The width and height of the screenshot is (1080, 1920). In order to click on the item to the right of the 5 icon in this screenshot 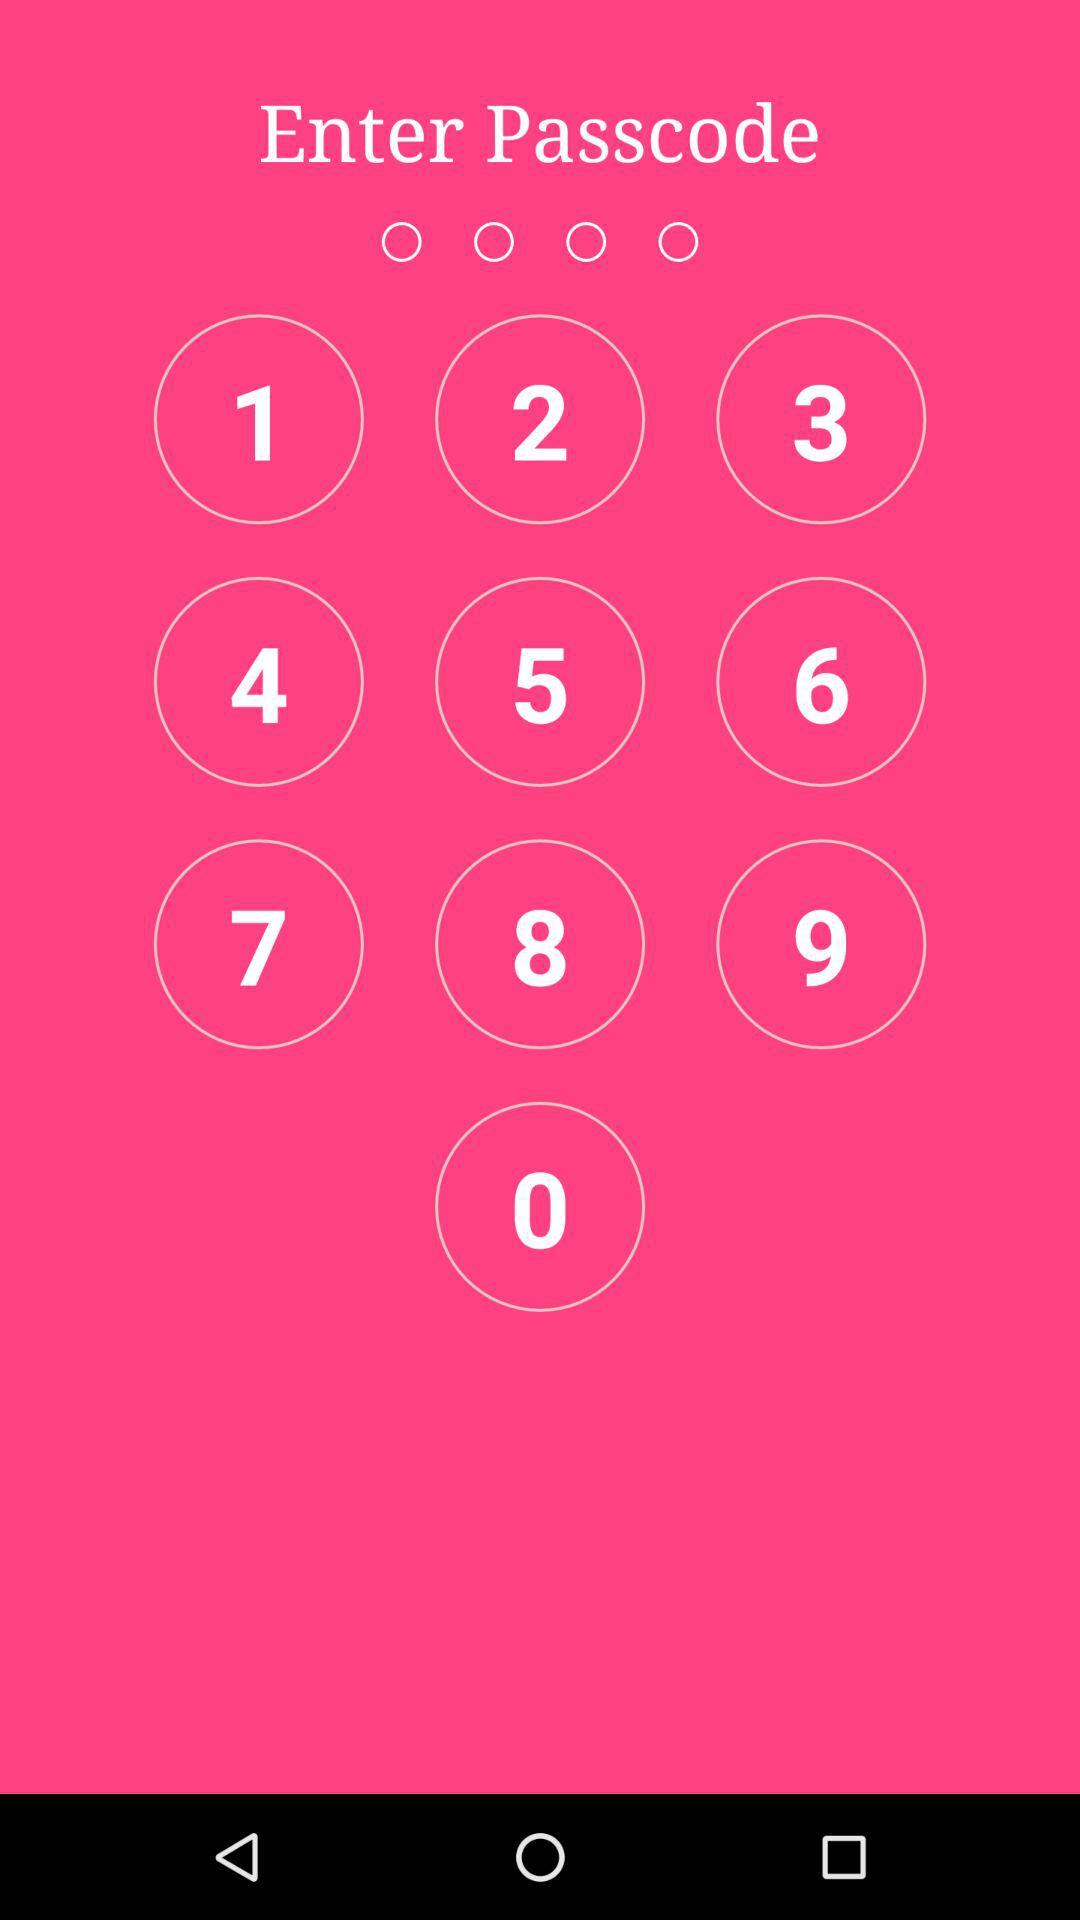, I will do `click(821, 681)`.